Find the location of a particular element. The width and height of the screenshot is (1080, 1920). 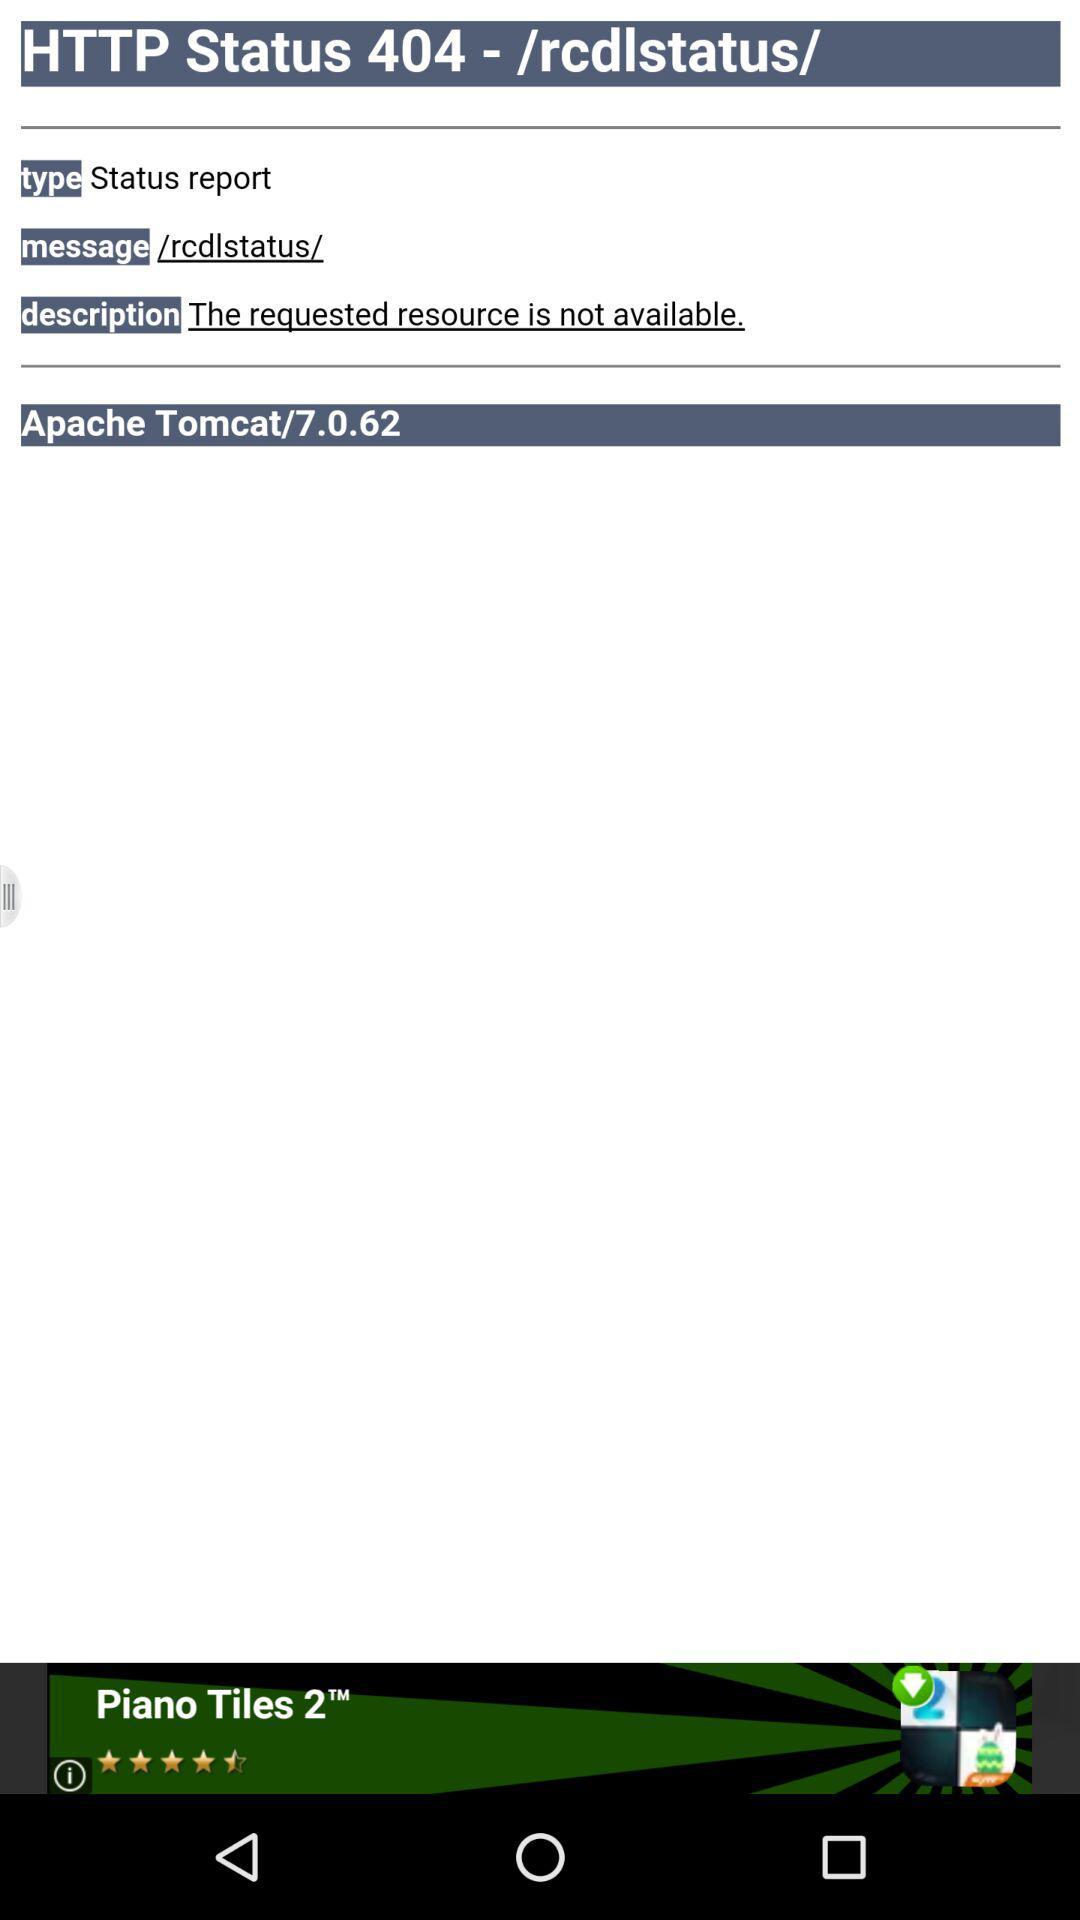

advertisement banner is located at coordinates (538, 1727).